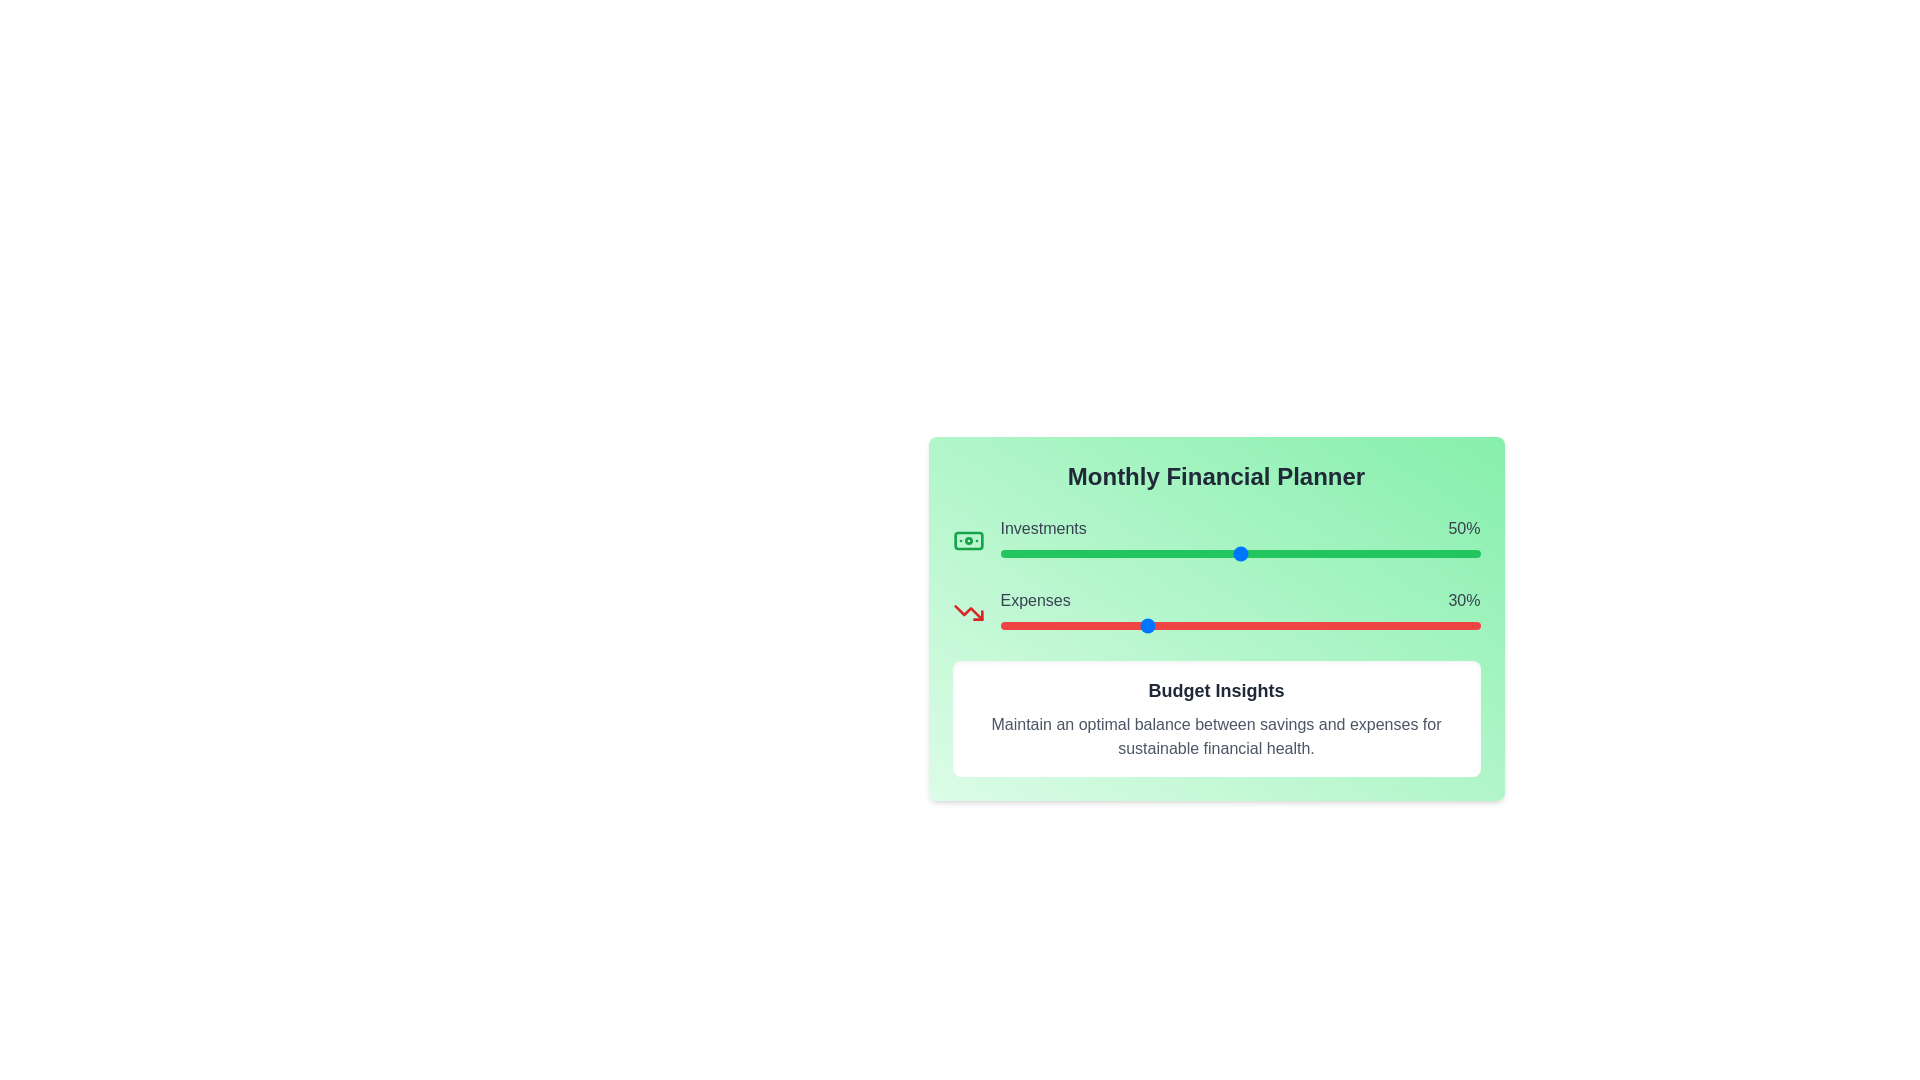 The width and height of the screenshot is (1920, 1080). I want to click on the 'Investments' slider to set its value to 94%, so click(1451, 554).